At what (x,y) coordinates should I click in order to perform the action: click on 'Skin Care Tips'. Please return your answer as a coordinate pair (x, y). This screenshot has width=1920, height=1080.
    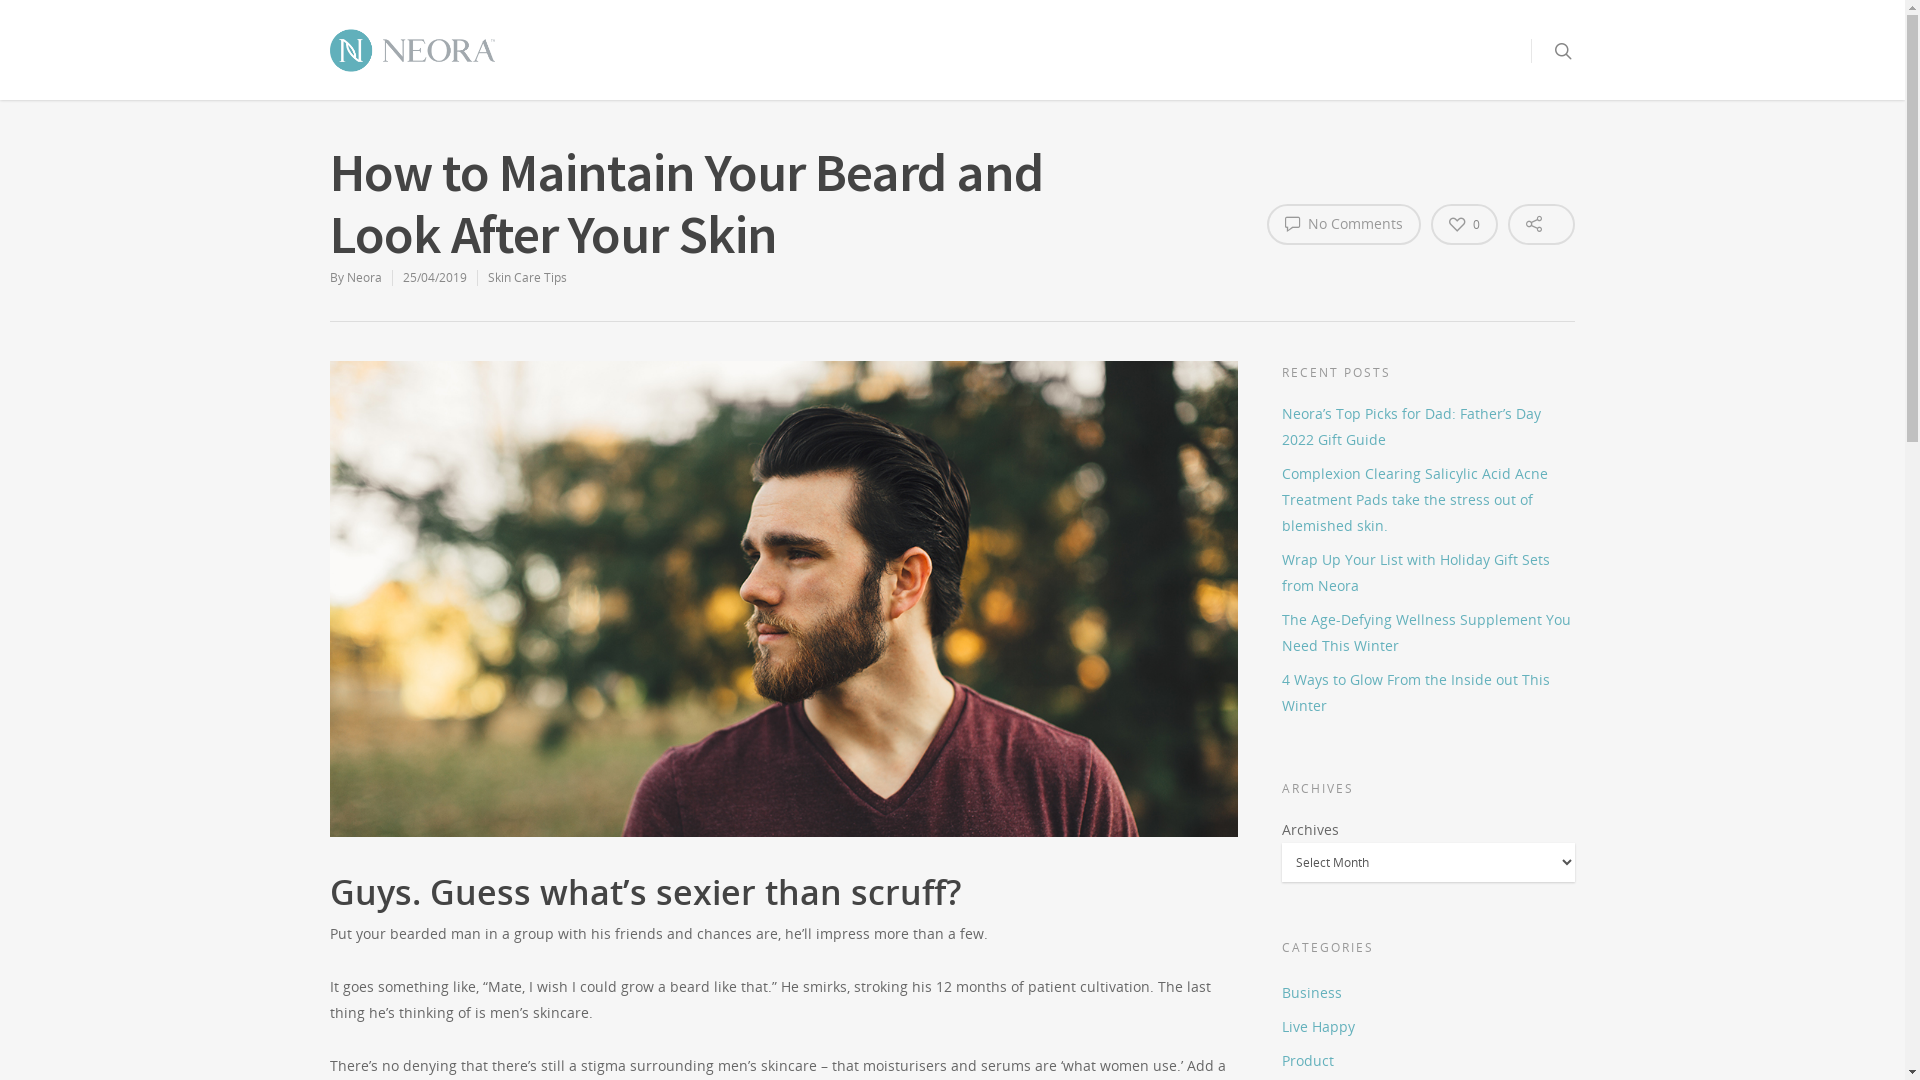
    Looking at the image, I should click on (527, 277).